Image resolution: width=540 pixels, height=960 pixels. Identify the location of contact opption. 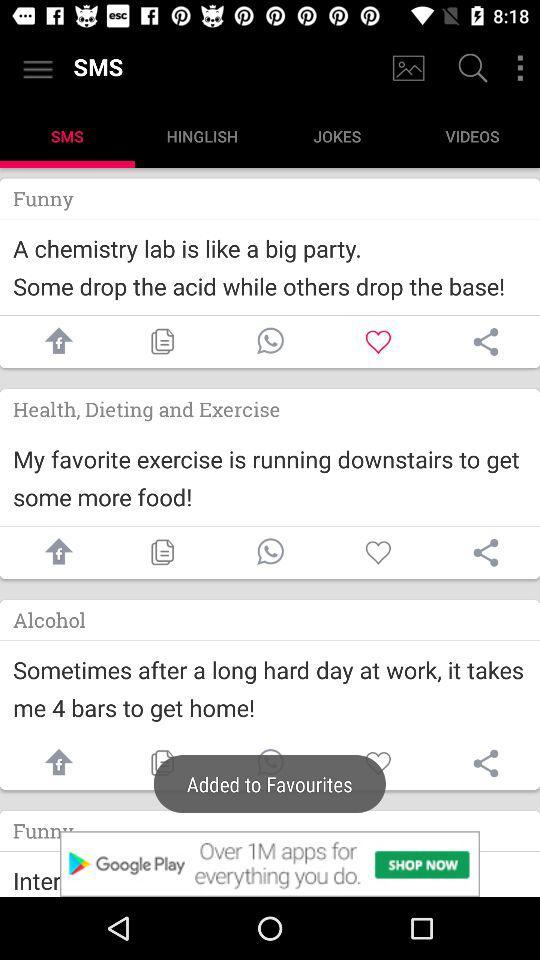
(270, 762).